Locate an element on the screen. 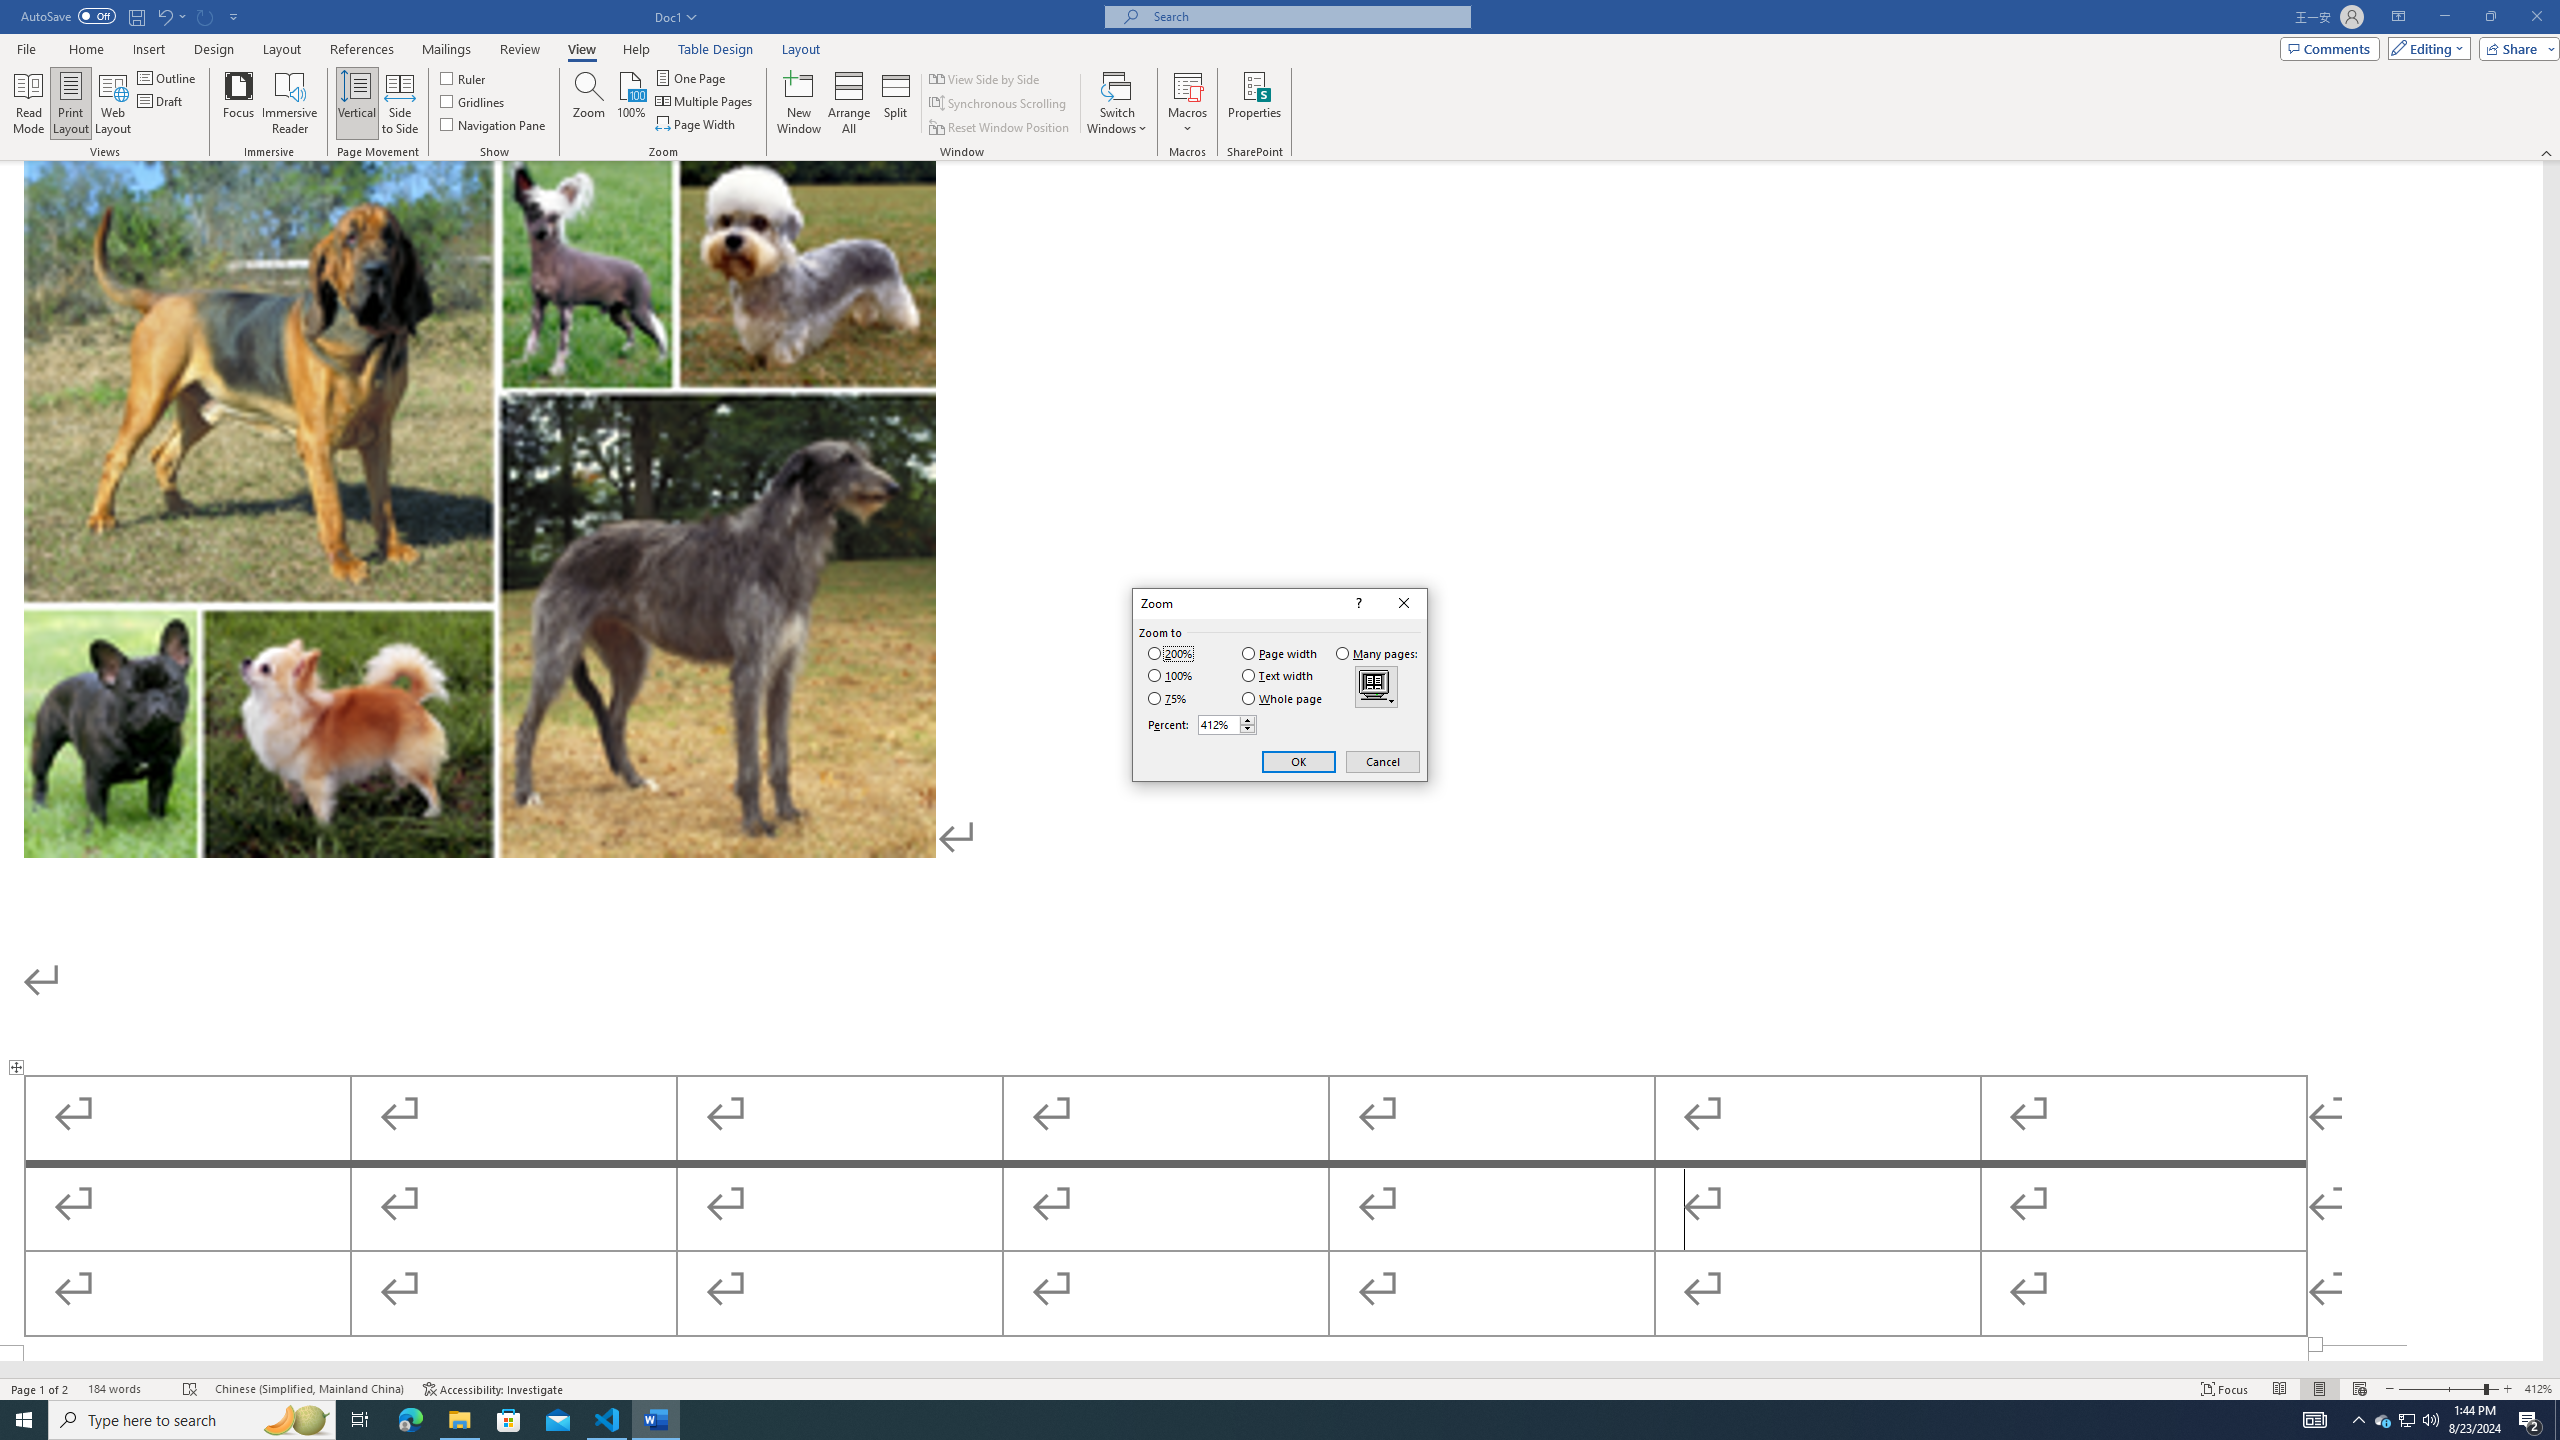  'Side to Side' is located at coordinates (399, 103).